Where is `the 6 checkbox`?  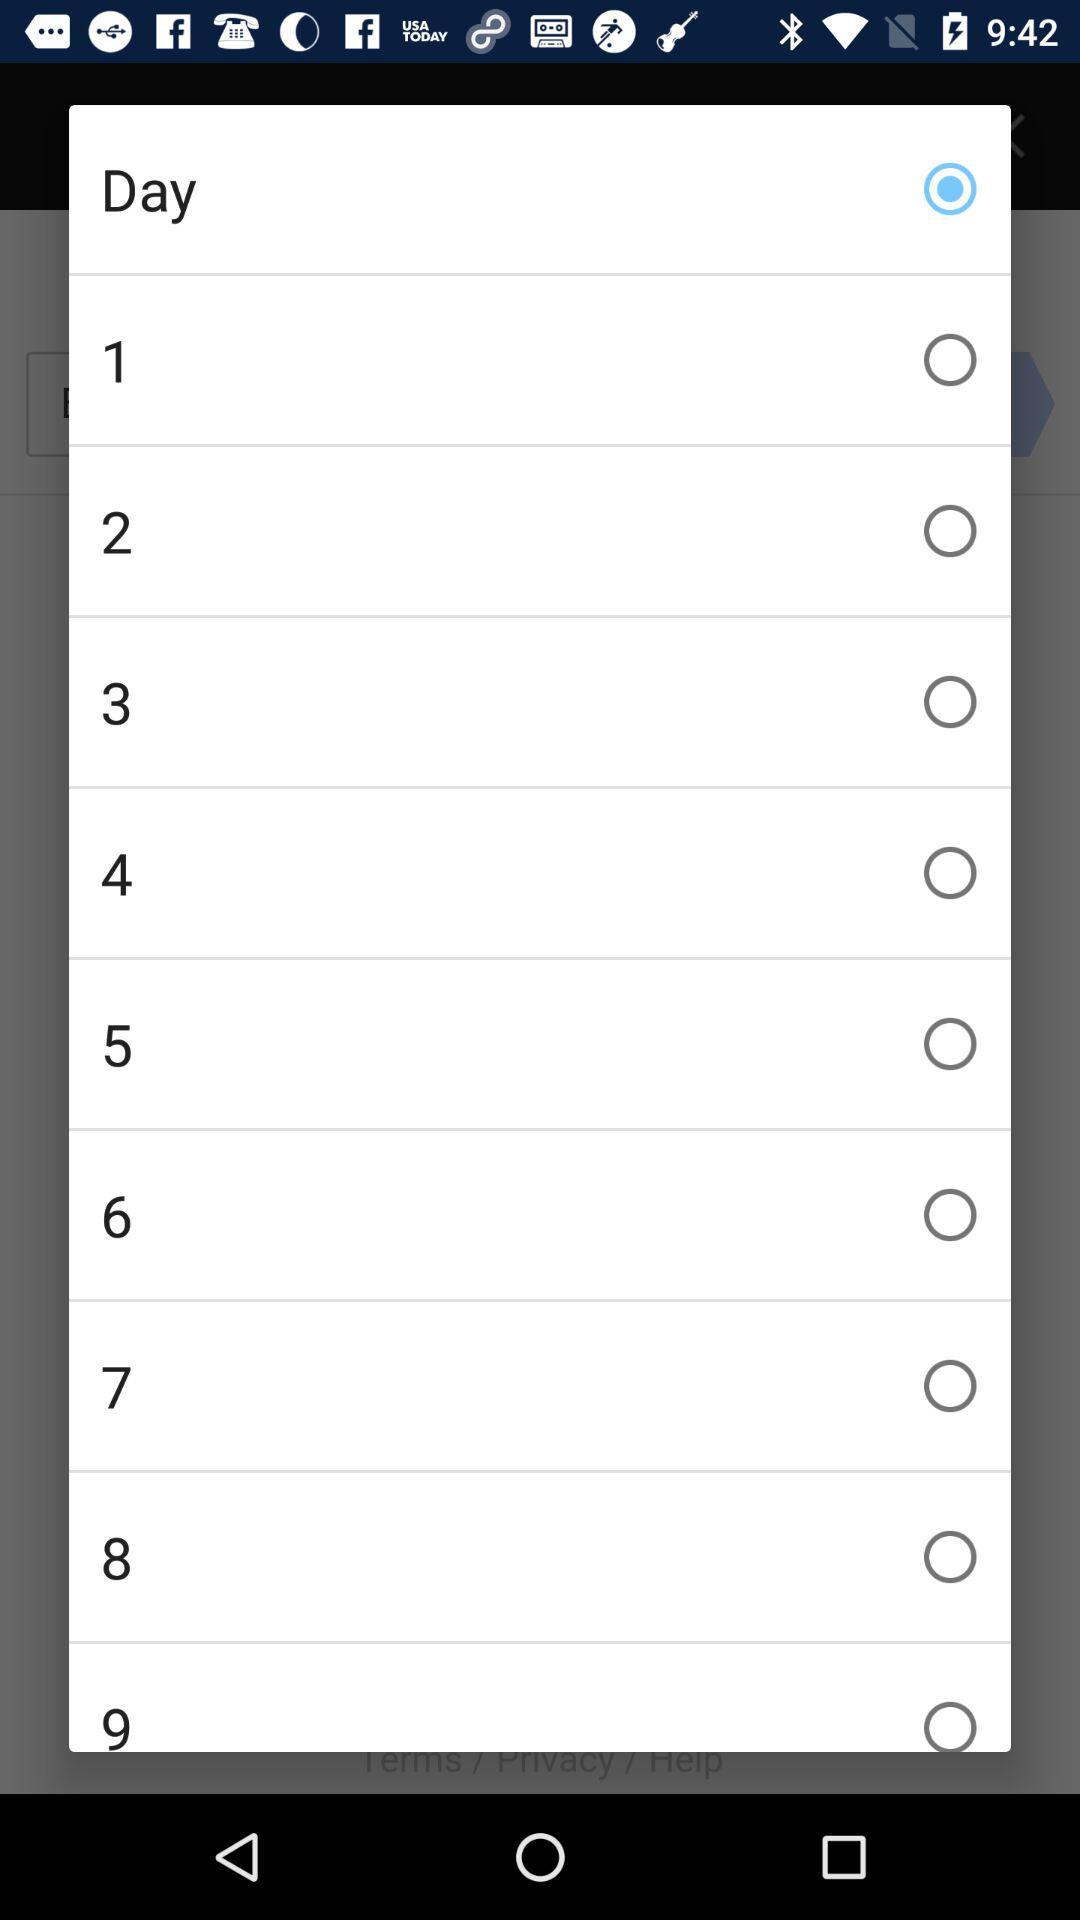
the 6 checkbox is located at coordinates (540, 1213).